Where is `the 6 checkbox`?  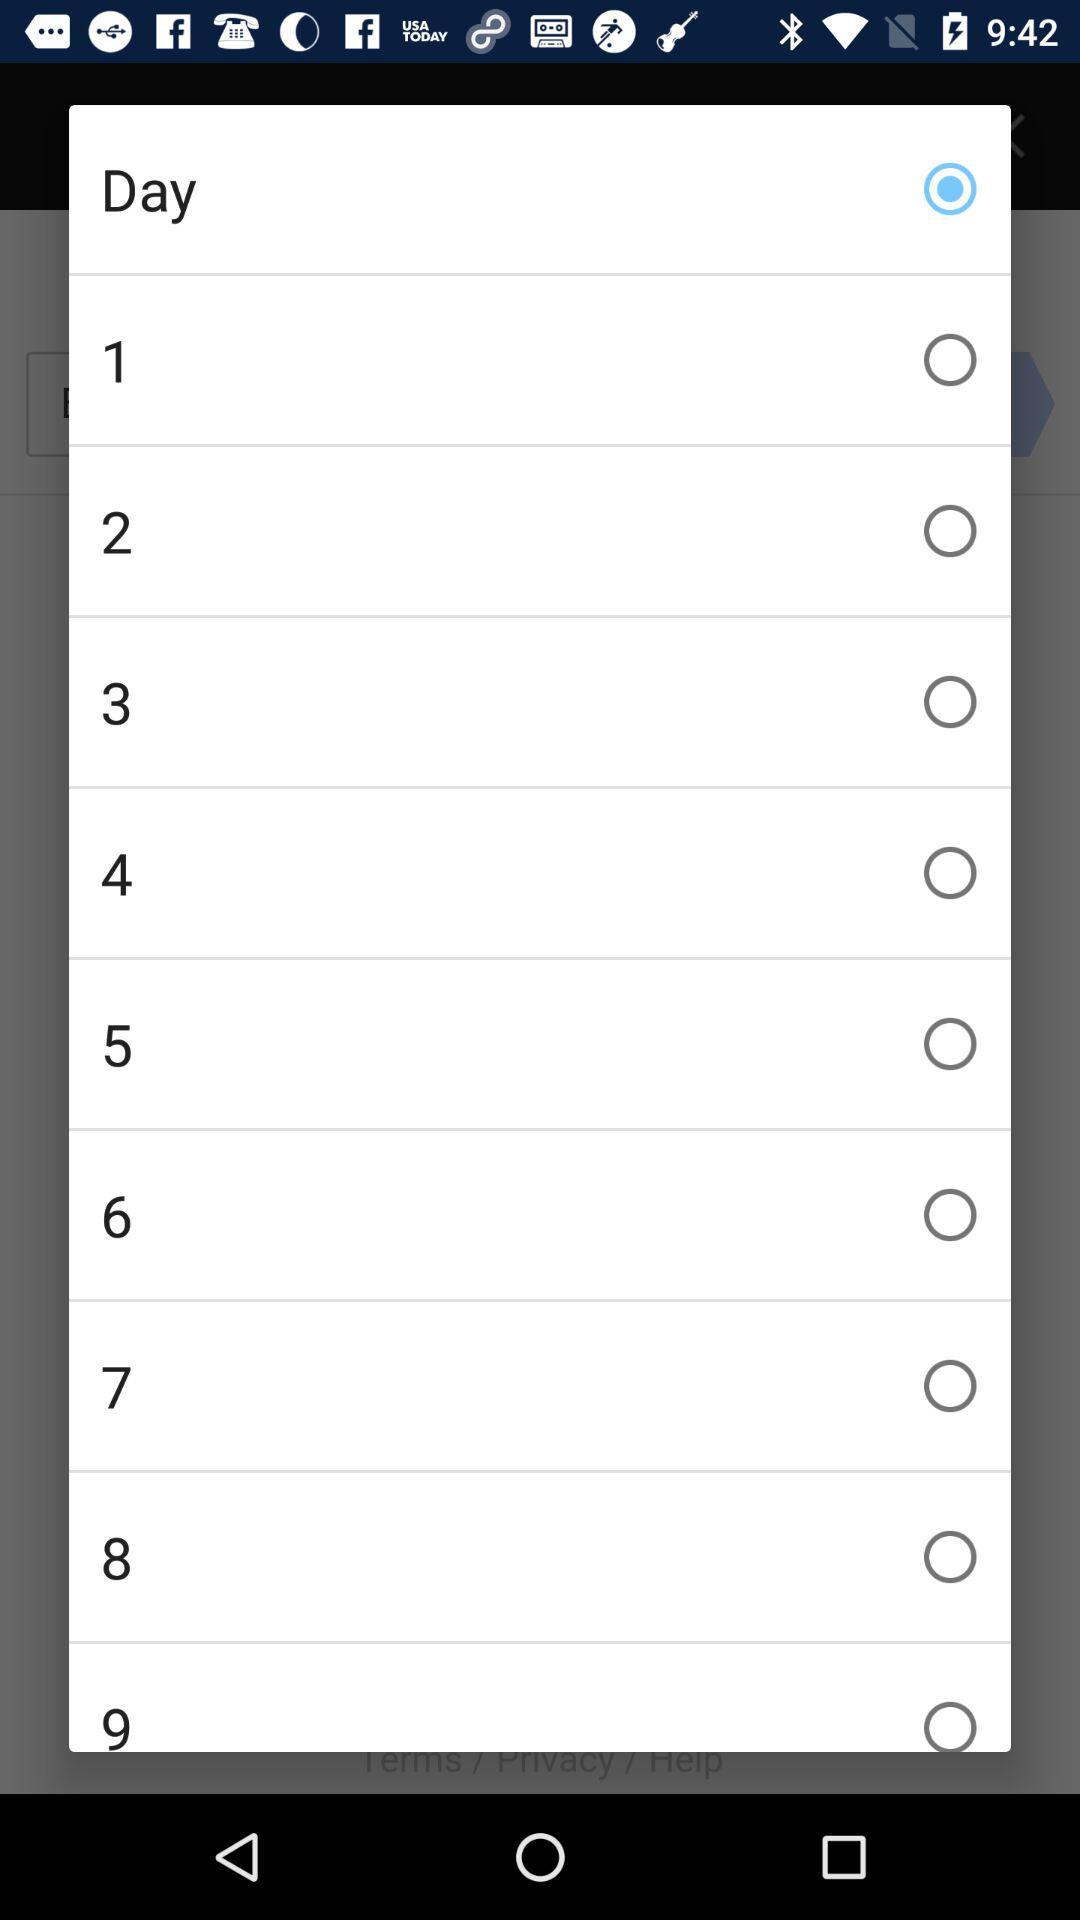
the 6 checkbox is located at coordinates (540, 1213).